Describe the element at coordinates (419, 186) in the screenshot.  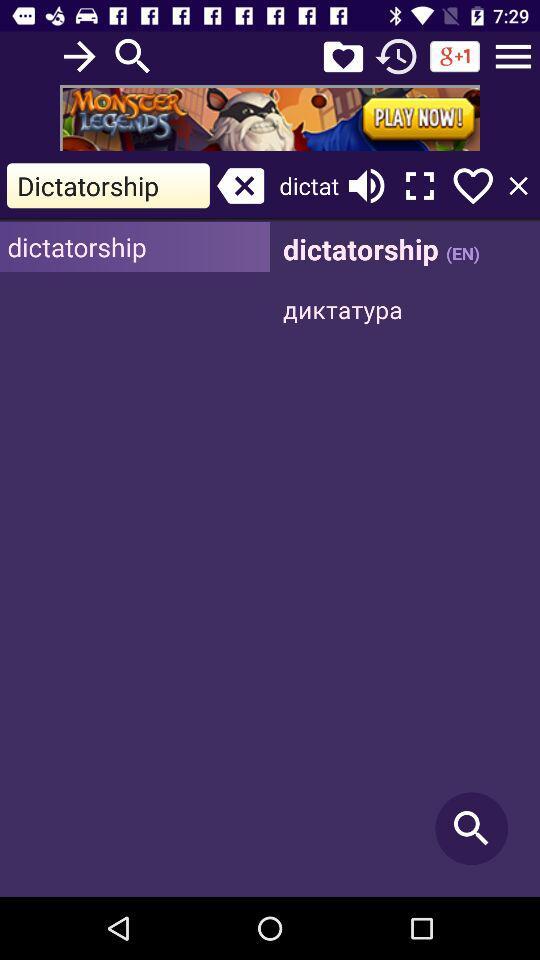
I see `the icon next to volume icon` at that location.